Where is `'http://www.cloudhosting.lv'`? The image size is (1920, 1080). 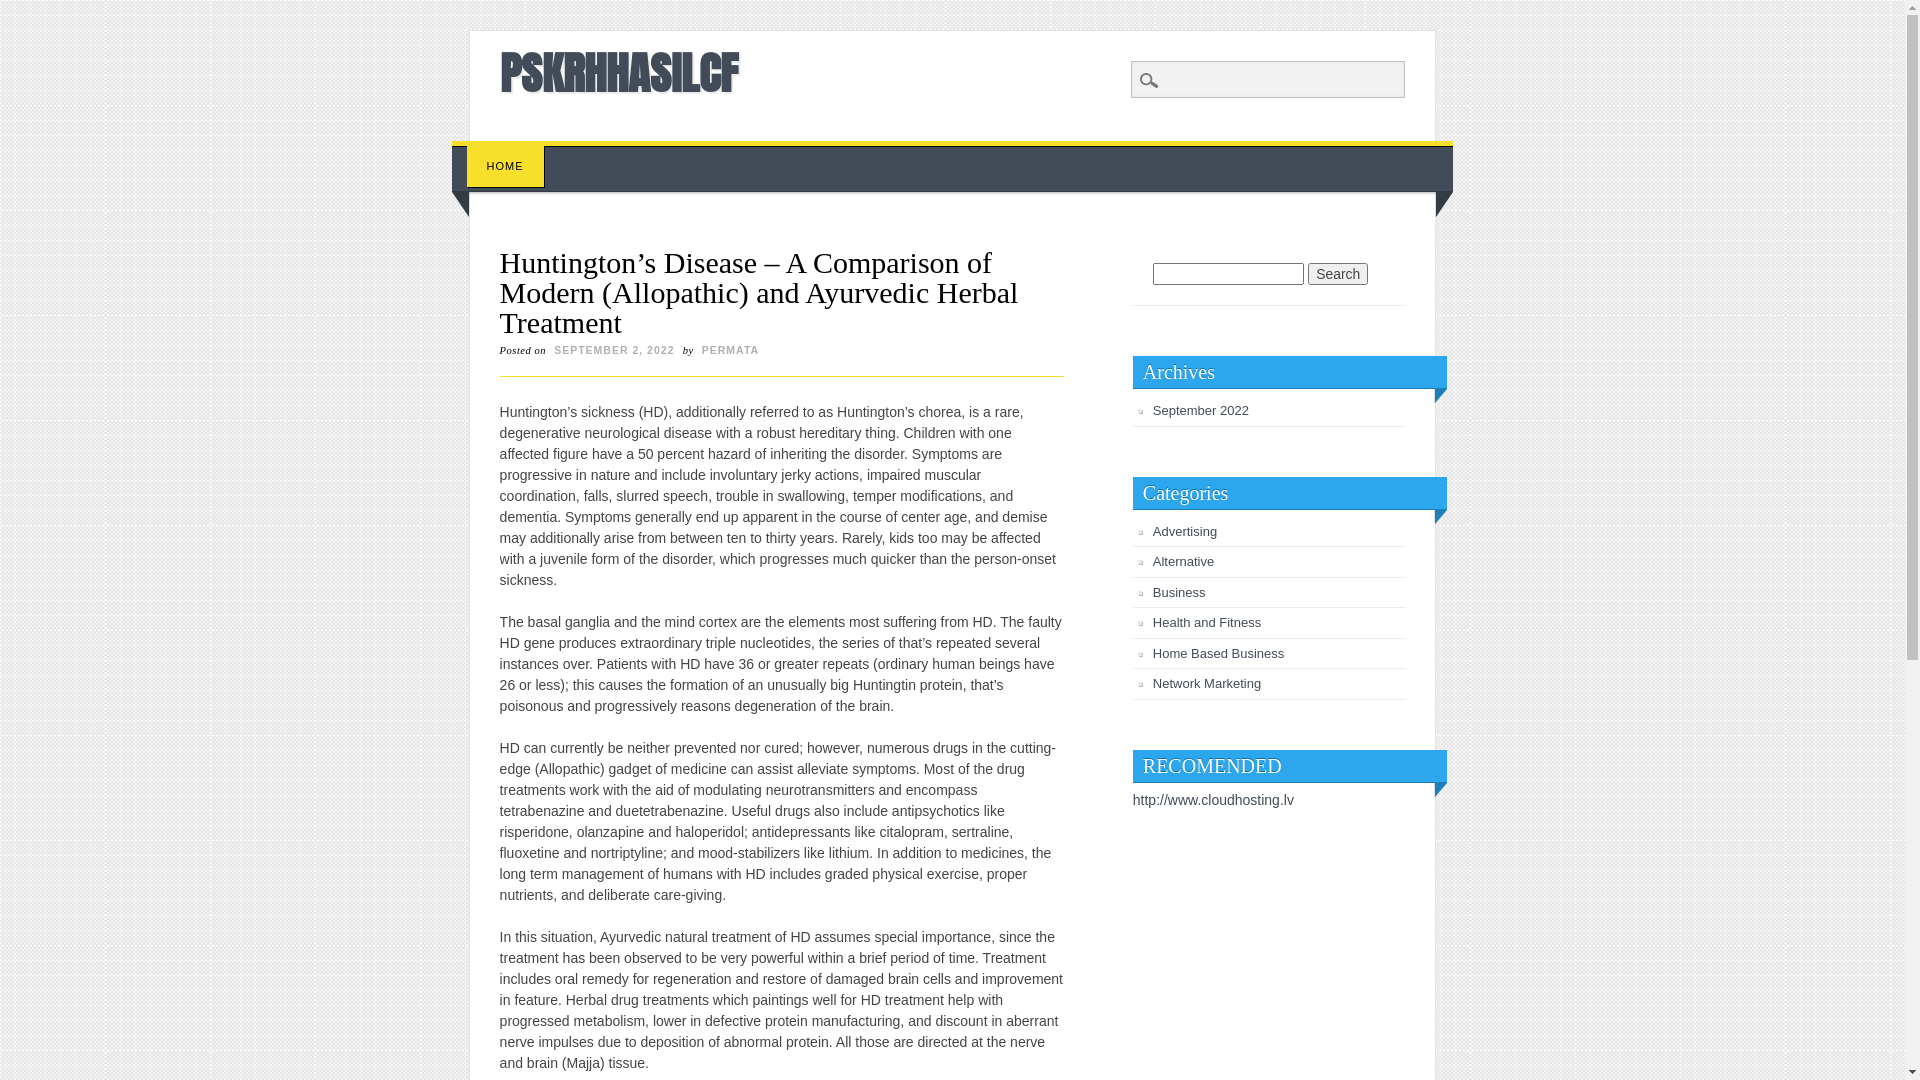 'http://www.cloudhosting.lv' is located at coordinates (1212, 798).